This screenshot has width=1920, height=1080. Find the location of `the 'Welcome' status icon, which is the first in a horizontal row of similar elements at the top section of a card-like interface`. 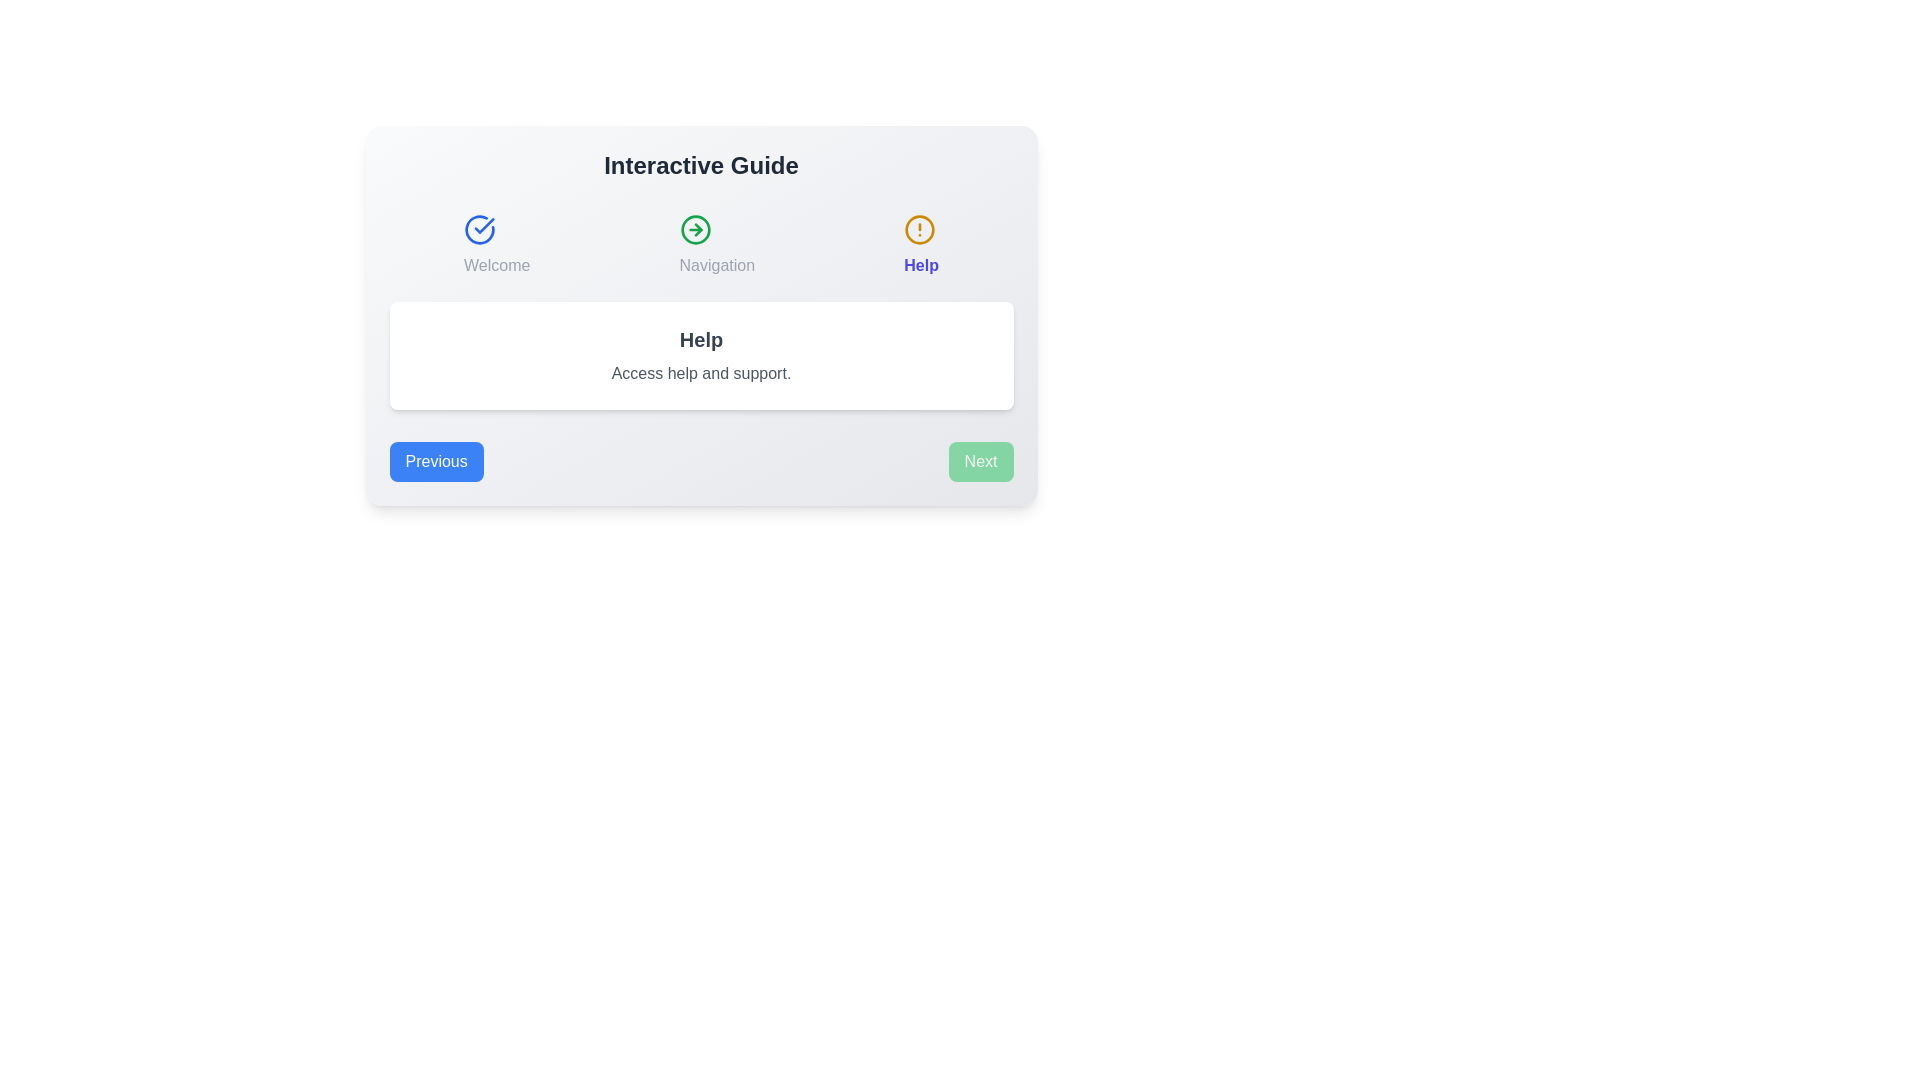

the 'Welcome' status icon, which is the first in a horizontal row of similar elements at the top section of a card-like interface is located at coordinates (480, 229).